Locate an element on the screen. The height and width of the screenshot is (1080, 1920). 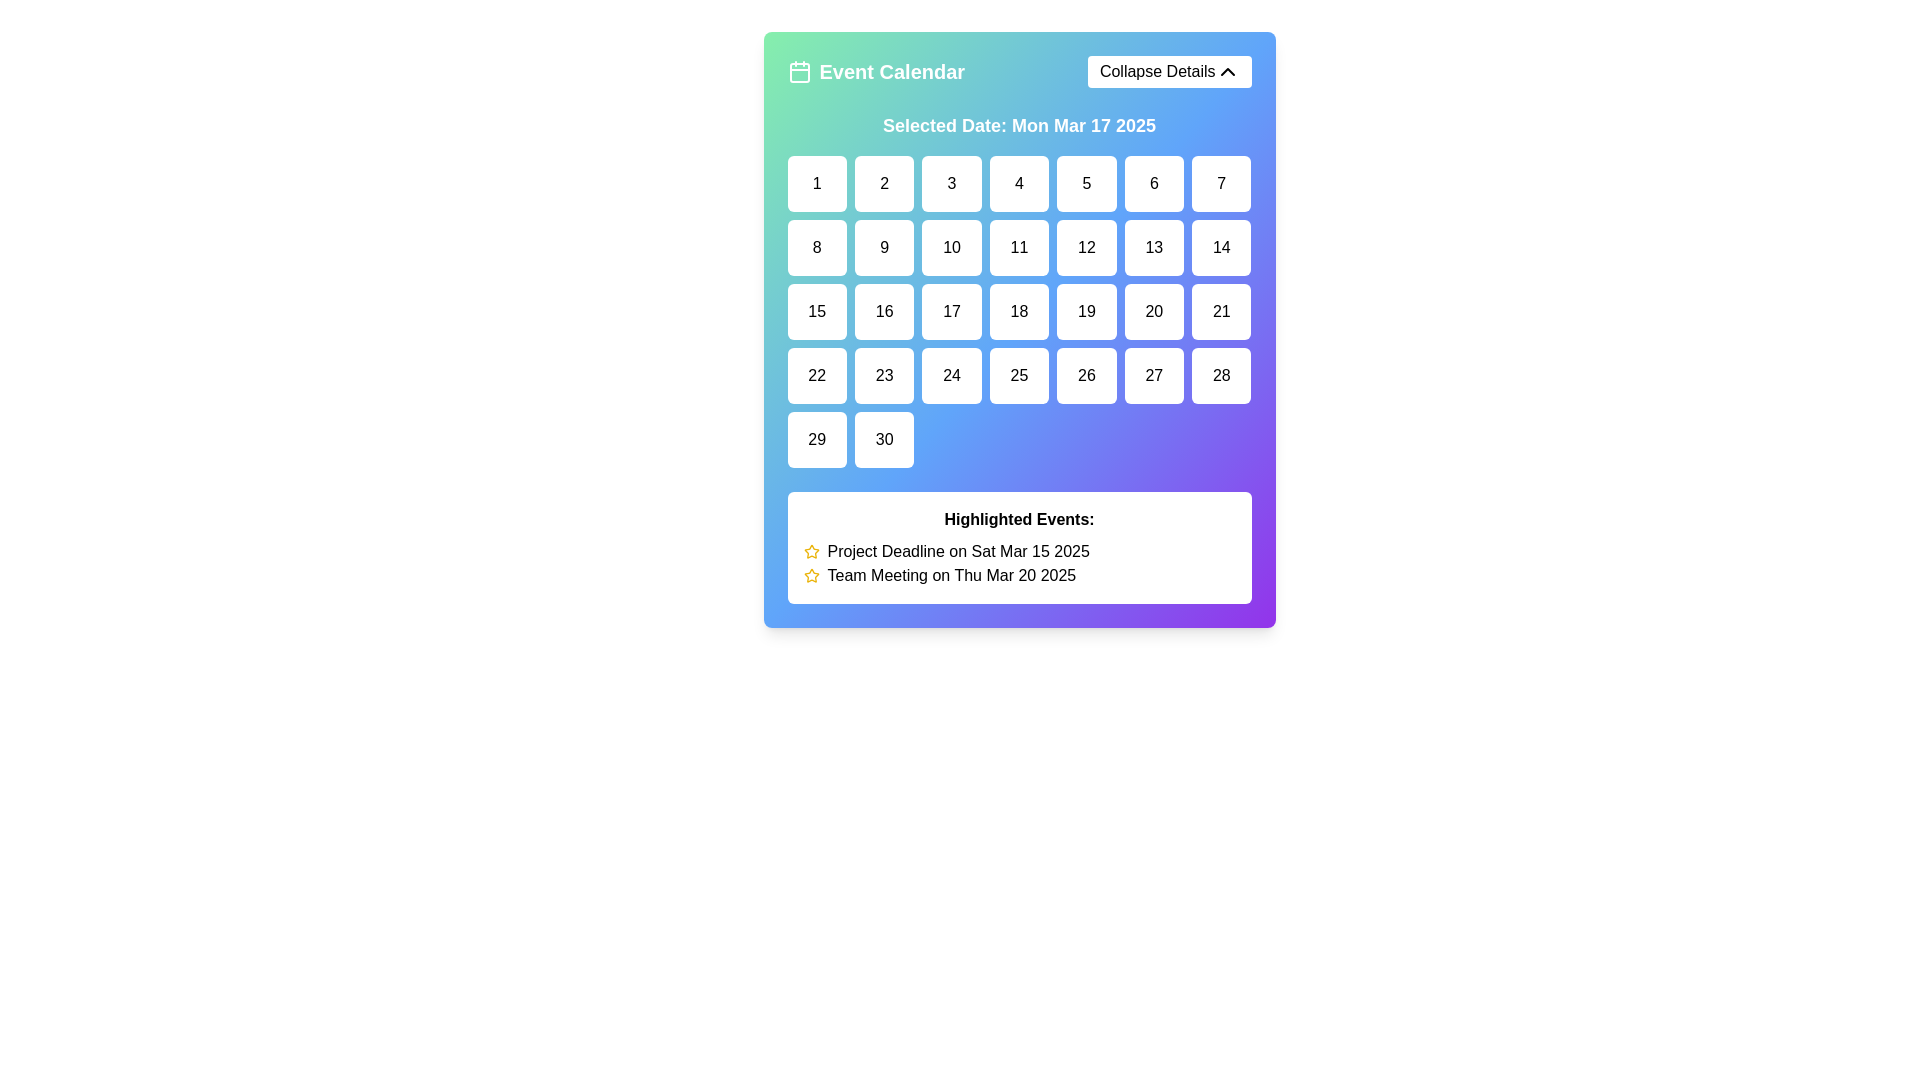
the square button with a white background and black text displaying '11', located in the second row and fourth column of the calendar grid is located at coordinates (1019, 246).